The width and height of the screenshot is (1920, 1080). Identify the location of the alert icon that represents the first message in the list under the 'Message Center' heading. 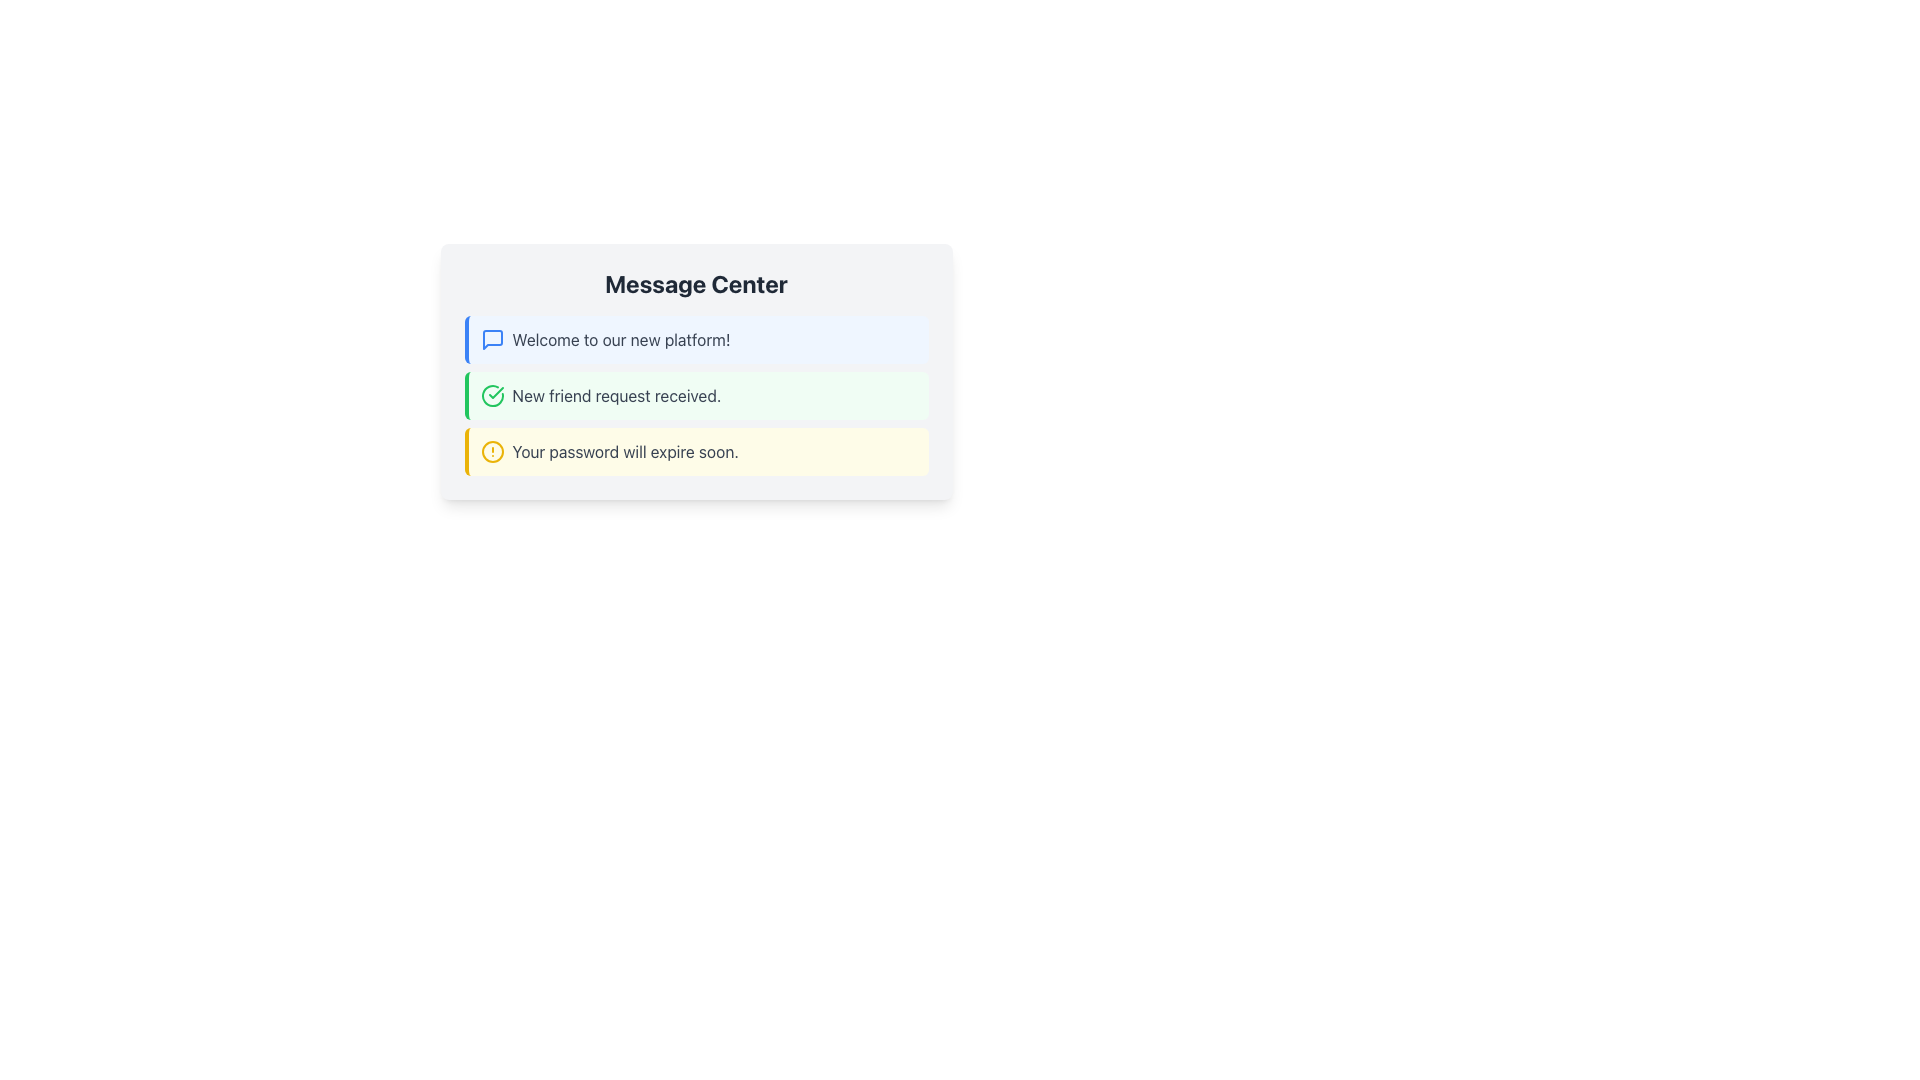
(492, 338).